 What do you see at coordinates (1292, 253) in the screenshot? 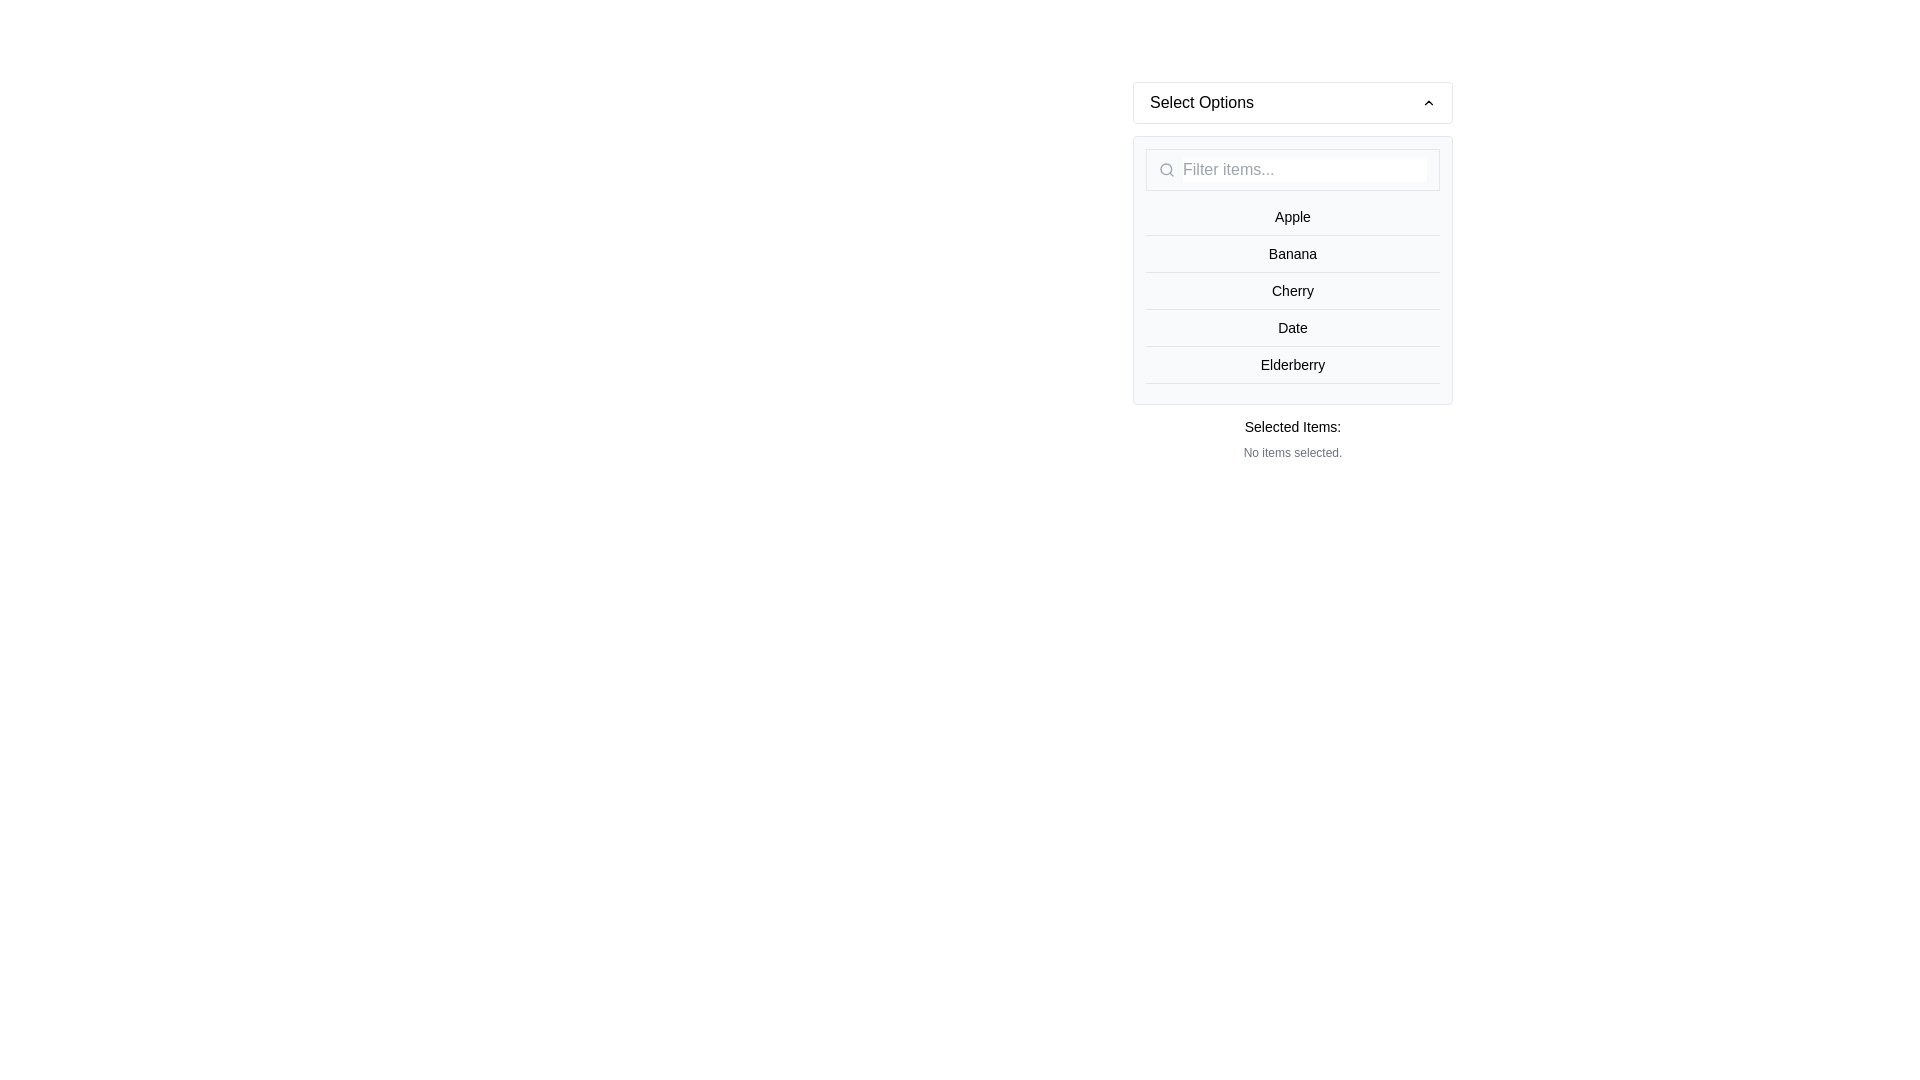
I see `the 'Banana' option in the dropdown list, which is located below 'Apple' and above 'Cherry'` at bounding box center [1292, 253].